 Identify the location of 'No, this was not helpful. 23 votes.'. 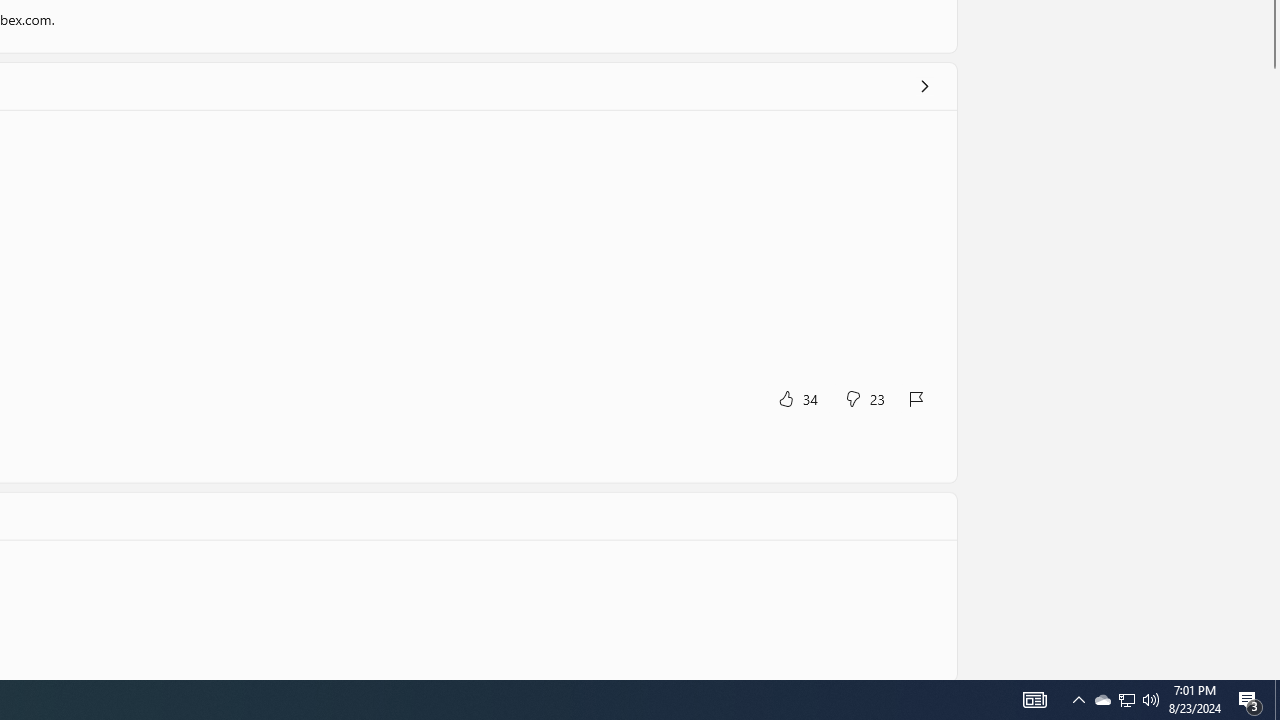
(864, 398).